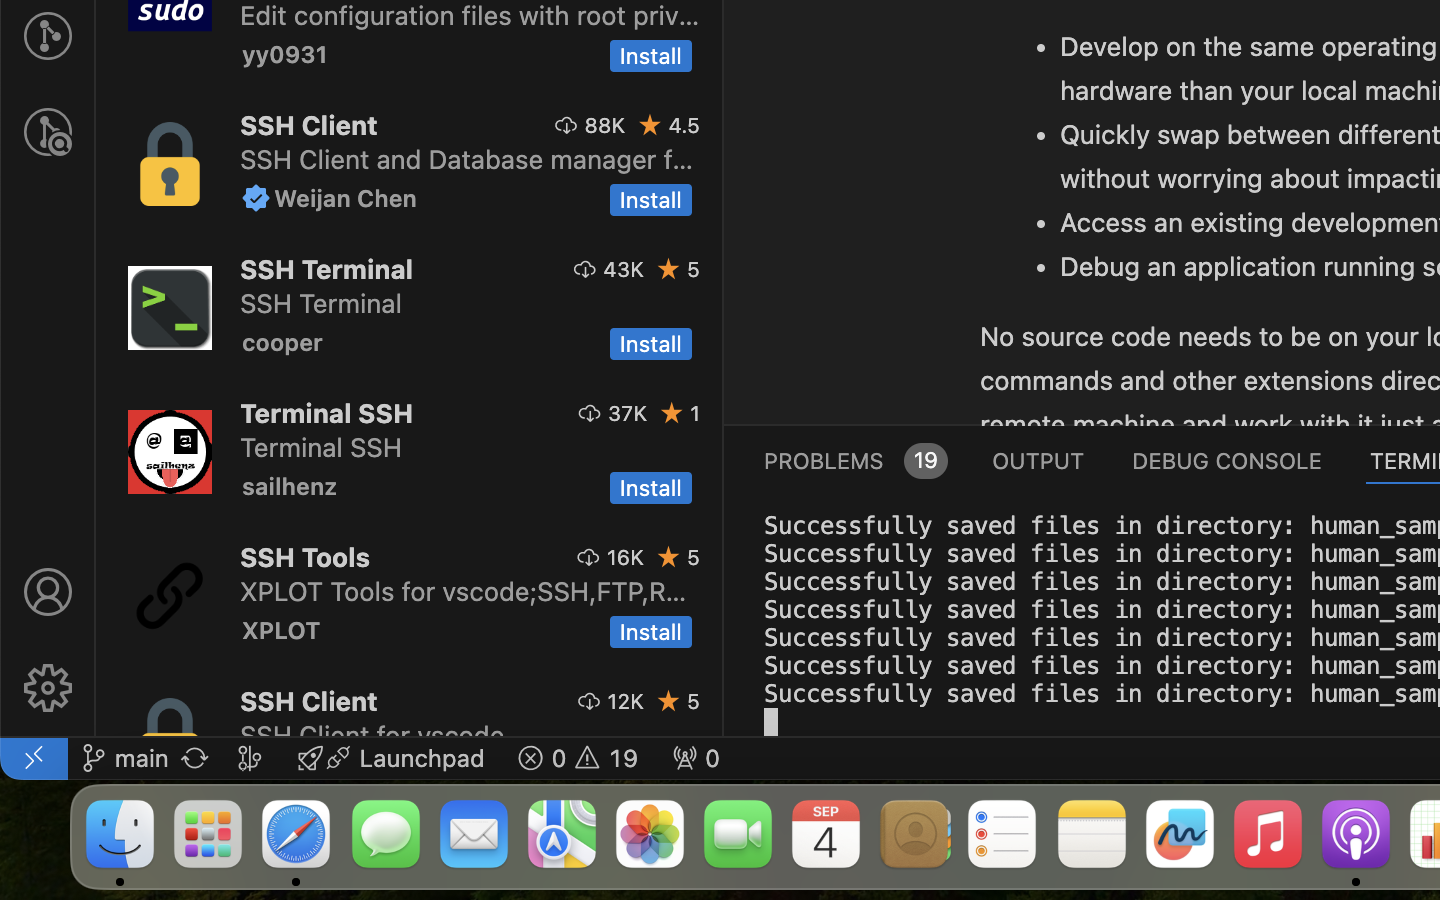 Image resolution: width=1440 pixels, height=900 pixels. What do you see at coordinates (327, 268) in the screenshot?
I see `'SSH Terminal'` at bounding box center [327, 268].